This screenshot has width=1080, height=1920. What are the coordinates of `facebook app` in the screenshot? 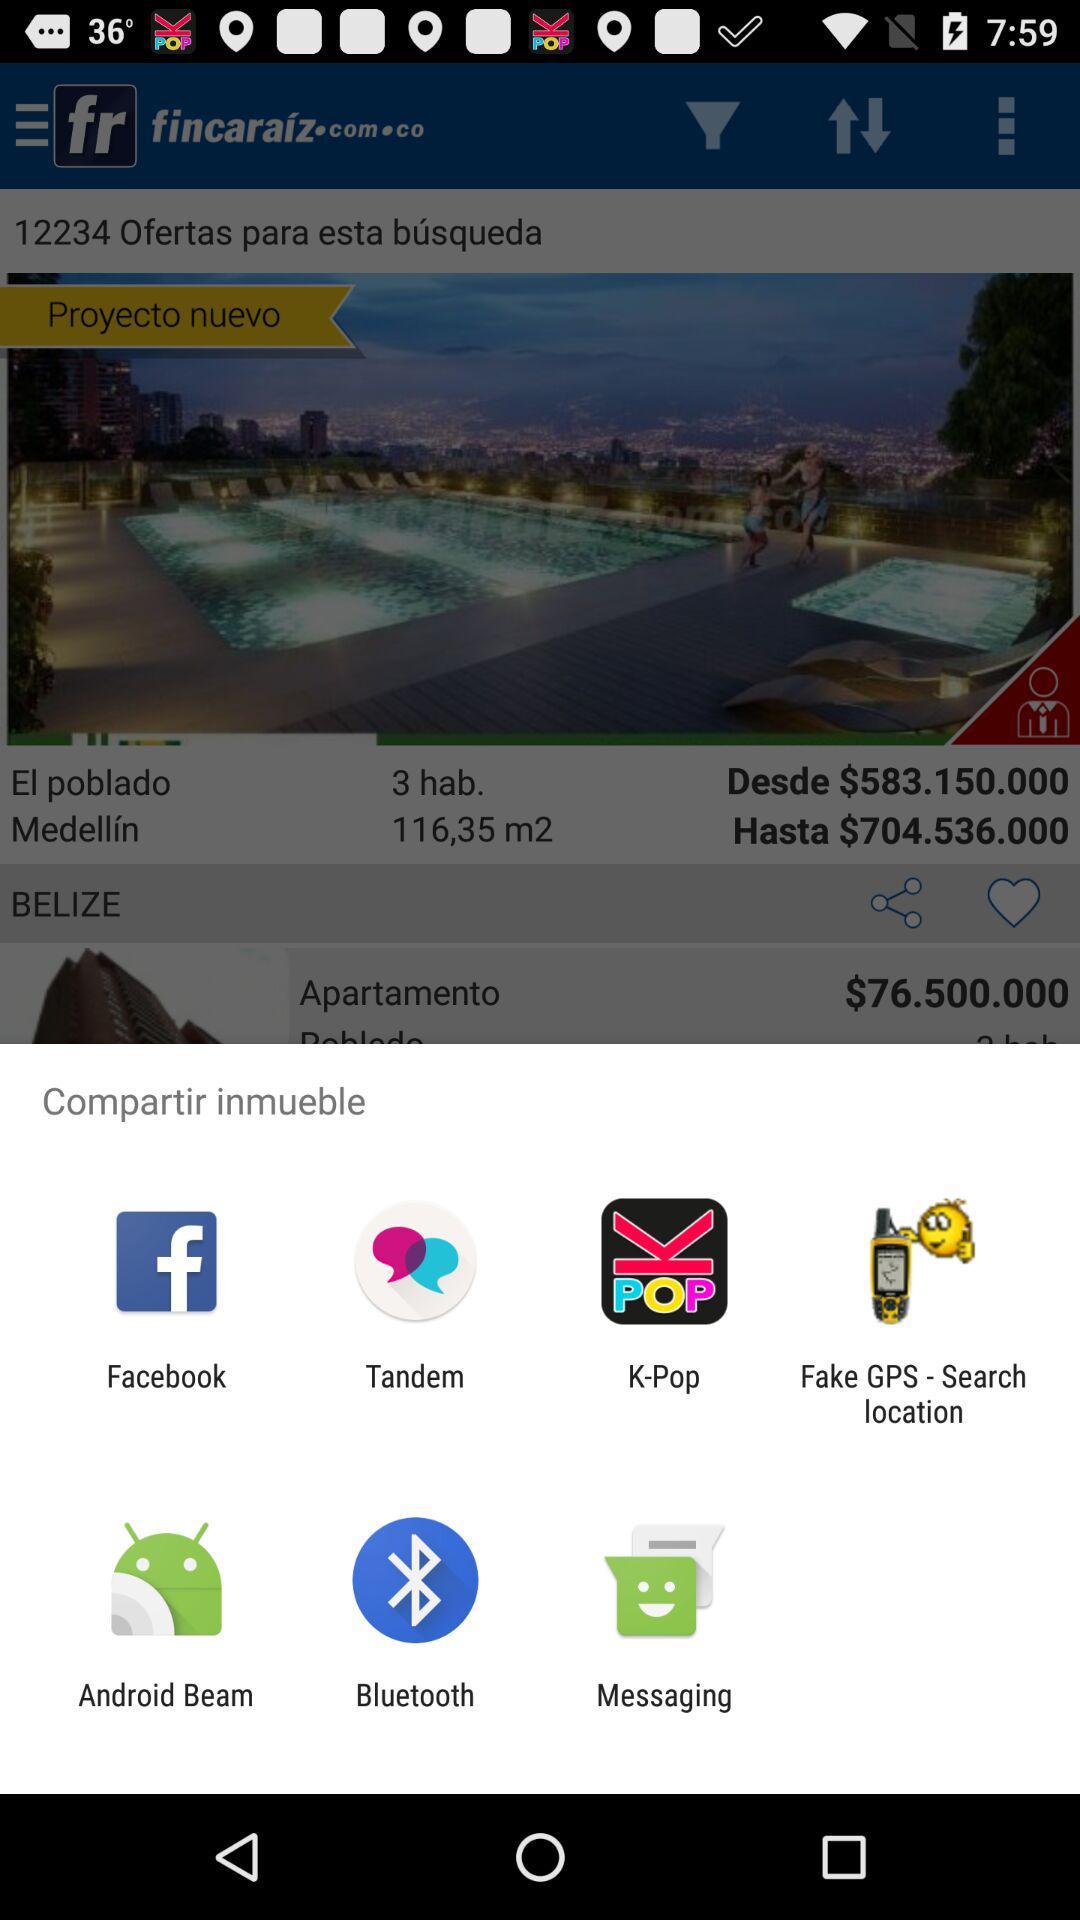 It's located at (165, 1392).